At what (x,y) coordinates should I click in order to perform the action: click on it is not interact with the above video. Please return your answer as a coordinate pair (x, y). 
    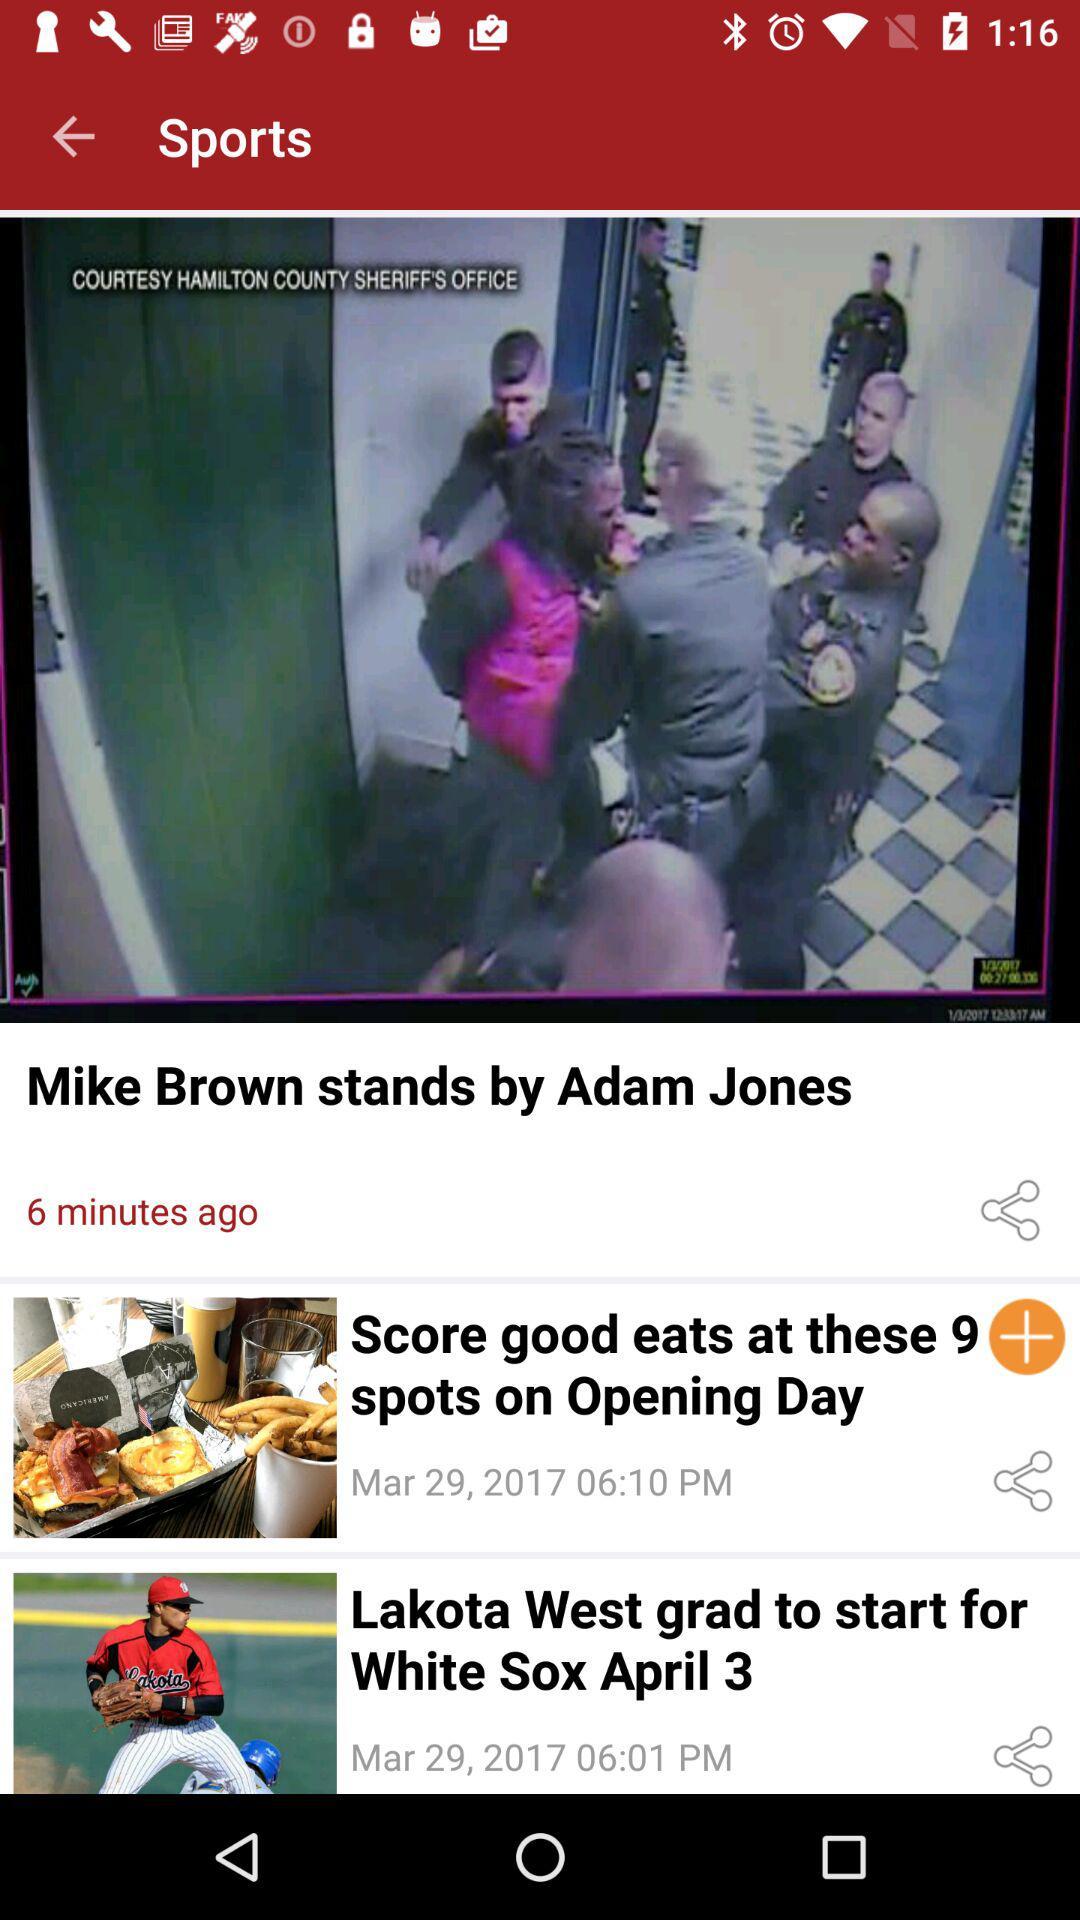
    Looking at the image, I should click on (174, 1682).